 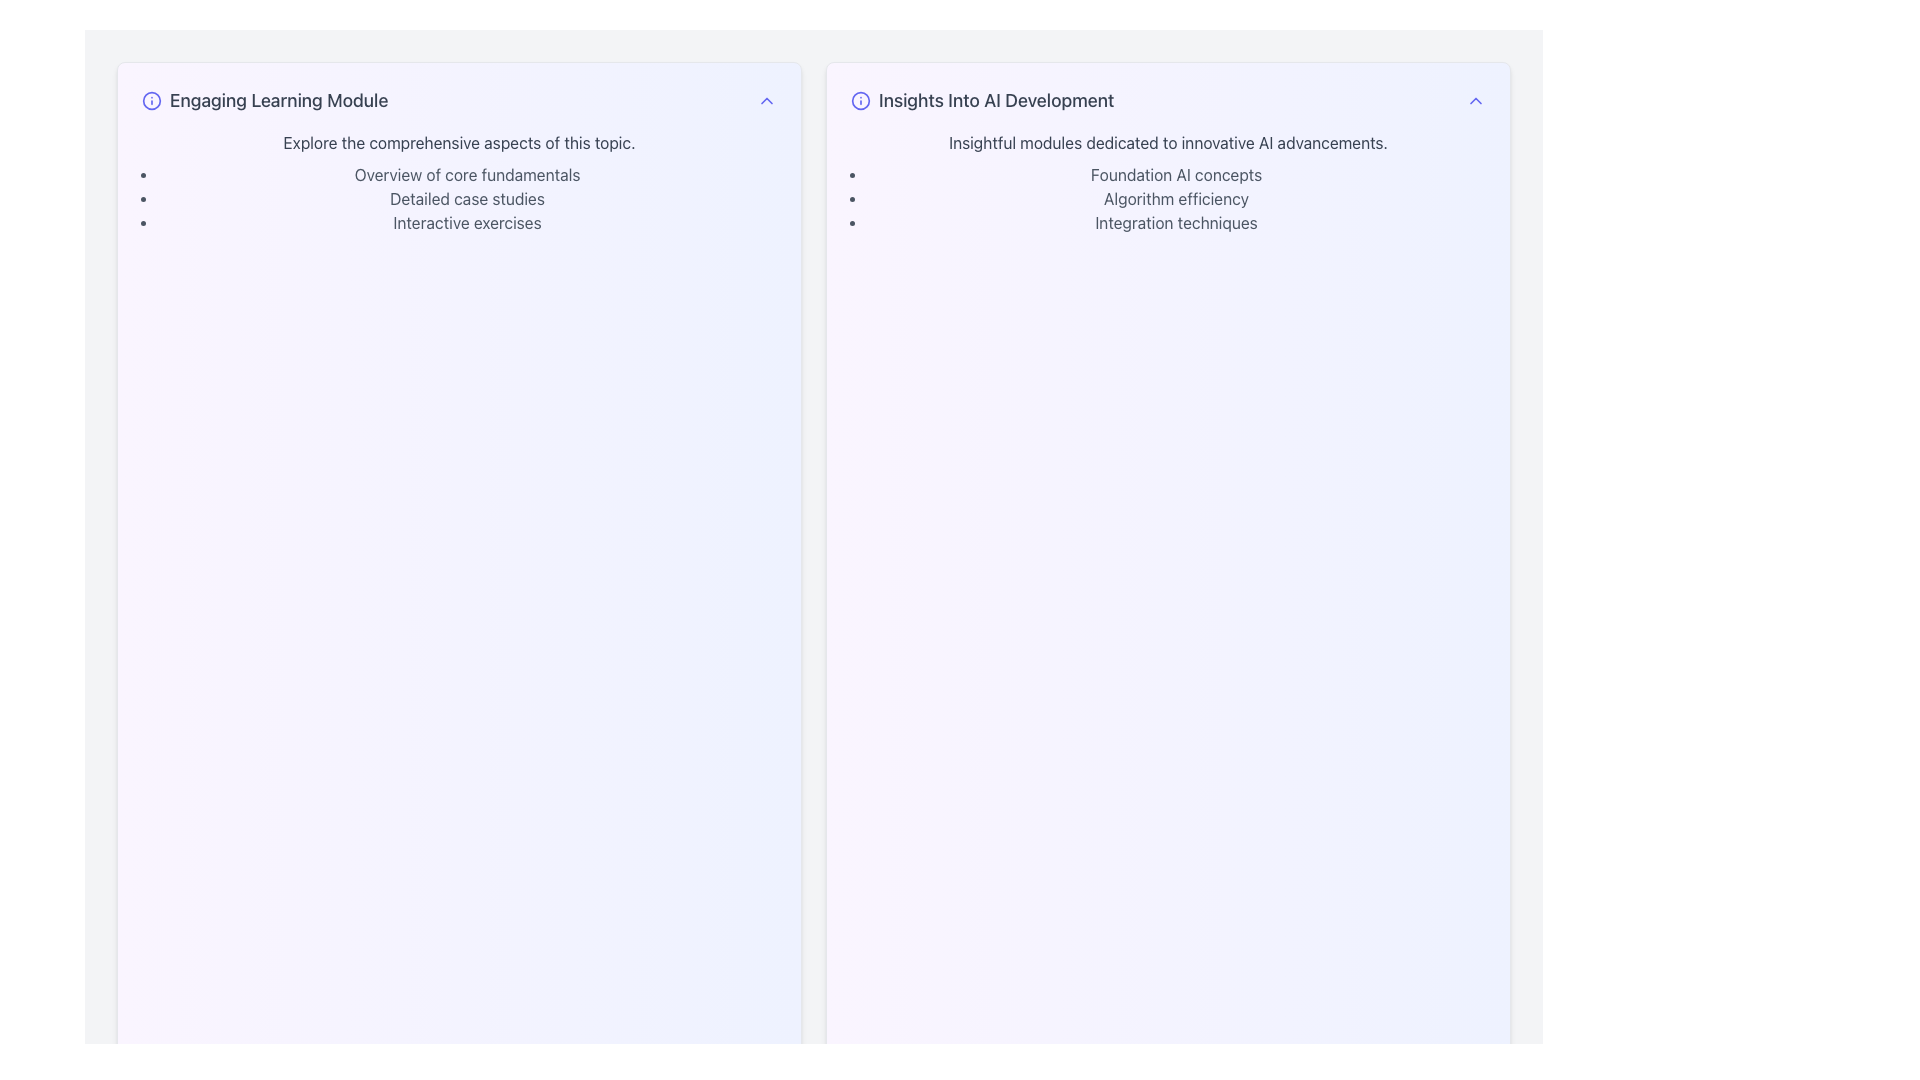 What do you see at coordinates (151, 100) in the screenshot?
I see `the supplementary visual cue icon located in the top-left area of the 'Engaging Learning Module' title section` at bounding box center [151, 100].